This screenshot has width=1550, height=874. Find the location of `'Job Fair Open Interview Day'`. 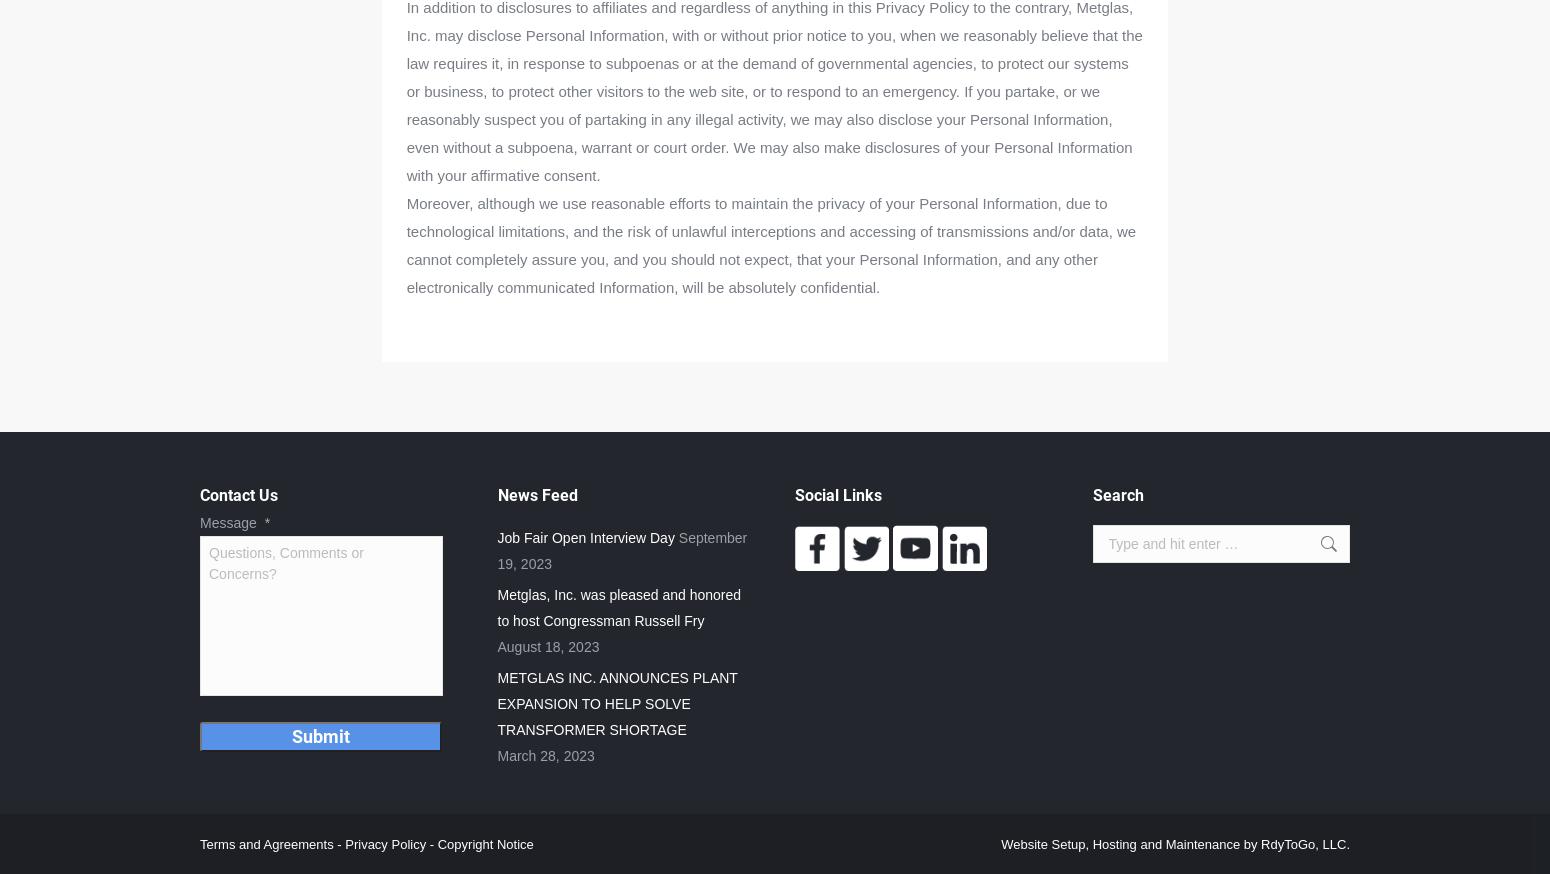

'Job Fair Open Interview Day' is located at coordinates (585, 538).